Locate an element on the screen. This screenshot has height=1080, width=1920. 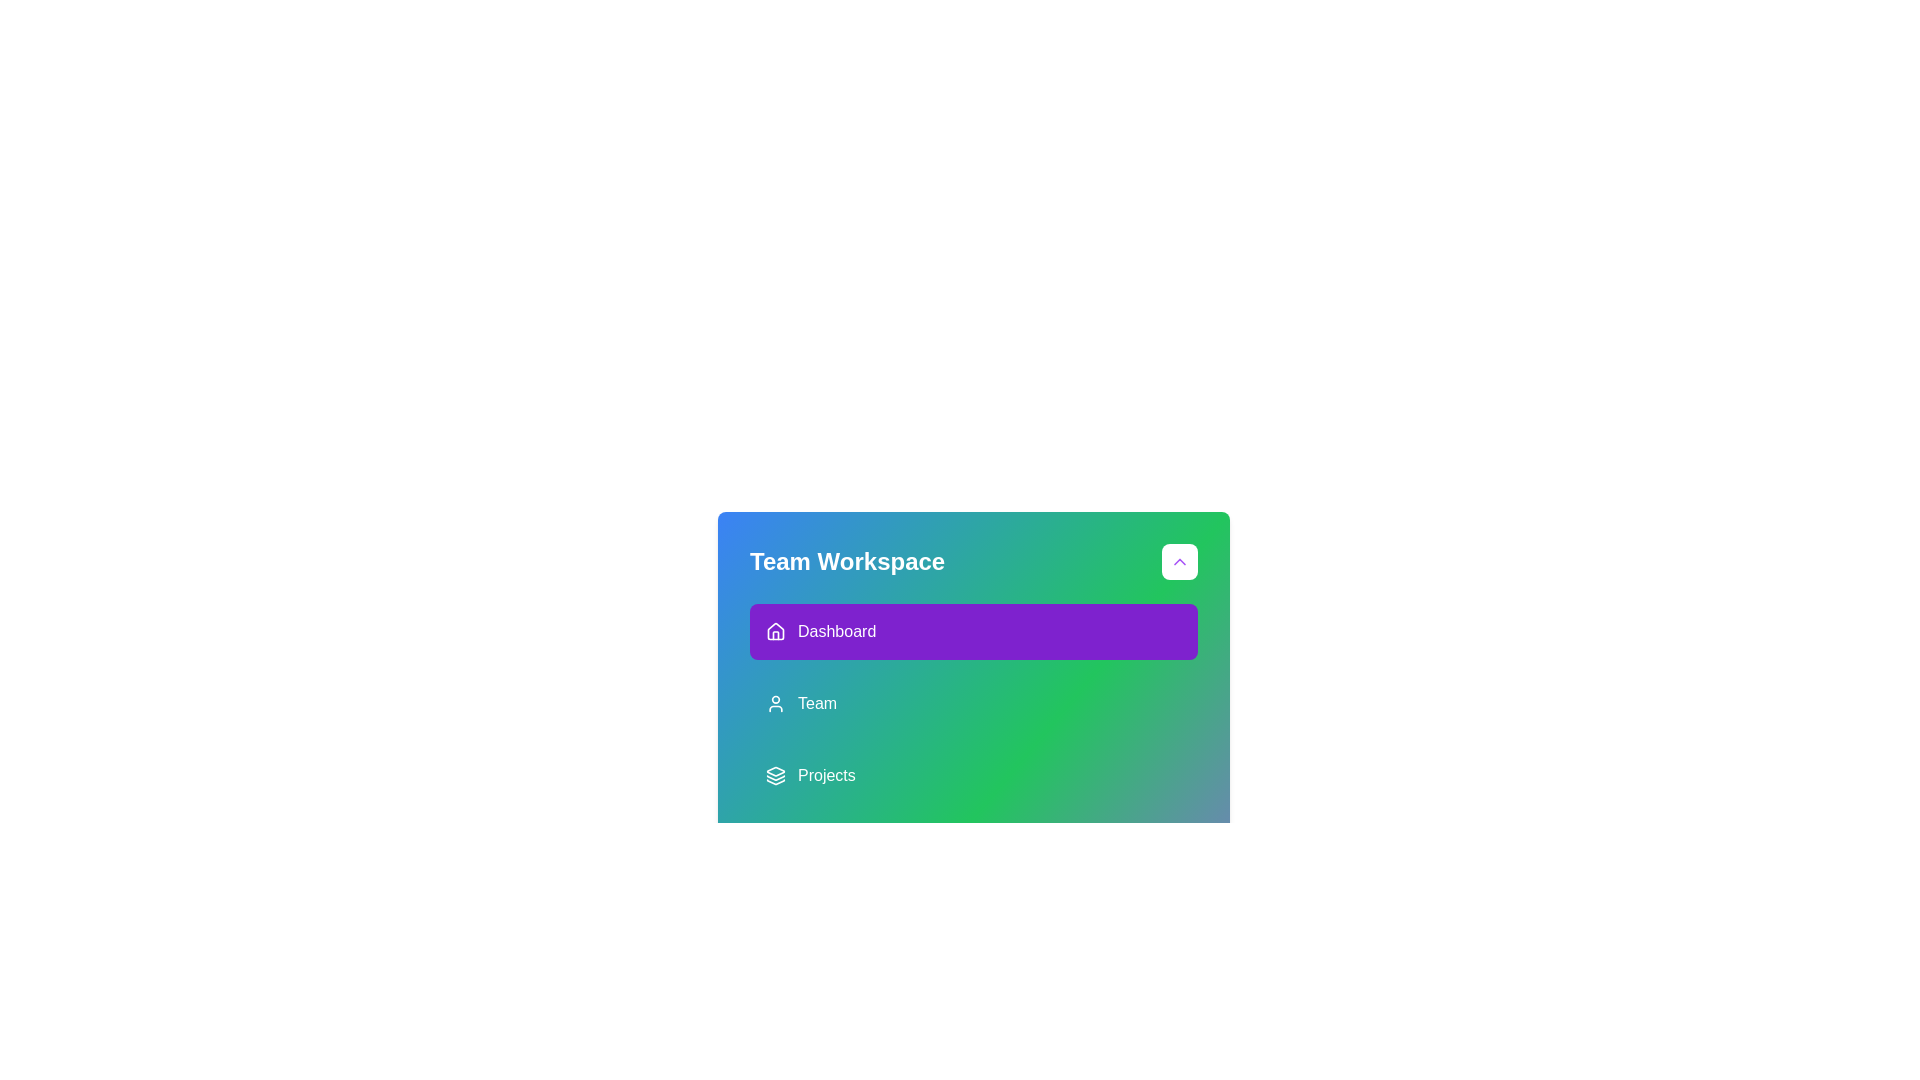
the house-shaped icon located within the purple rectangular button labeled 'Dashboard' is located at coordinates (775, 632).